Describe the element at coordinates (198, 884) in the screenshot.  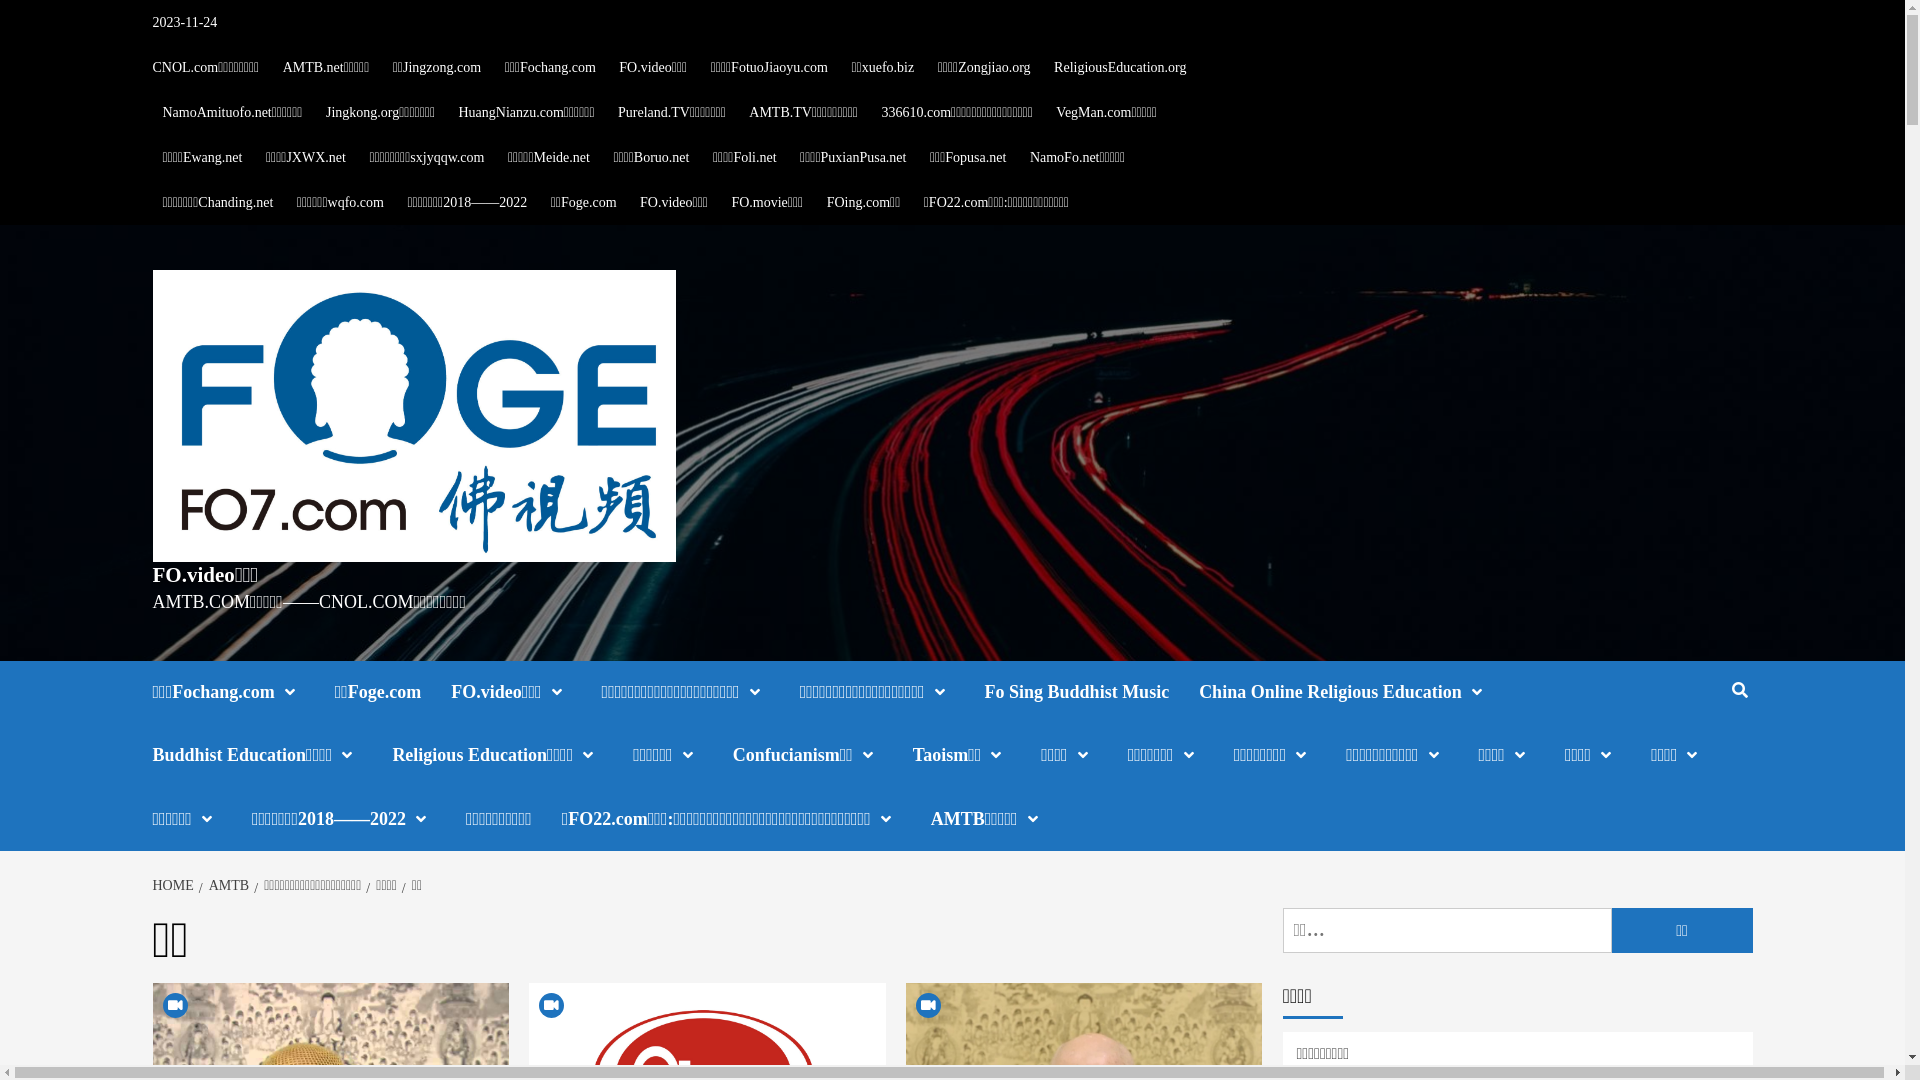
I see `'AMTB'` at that location.